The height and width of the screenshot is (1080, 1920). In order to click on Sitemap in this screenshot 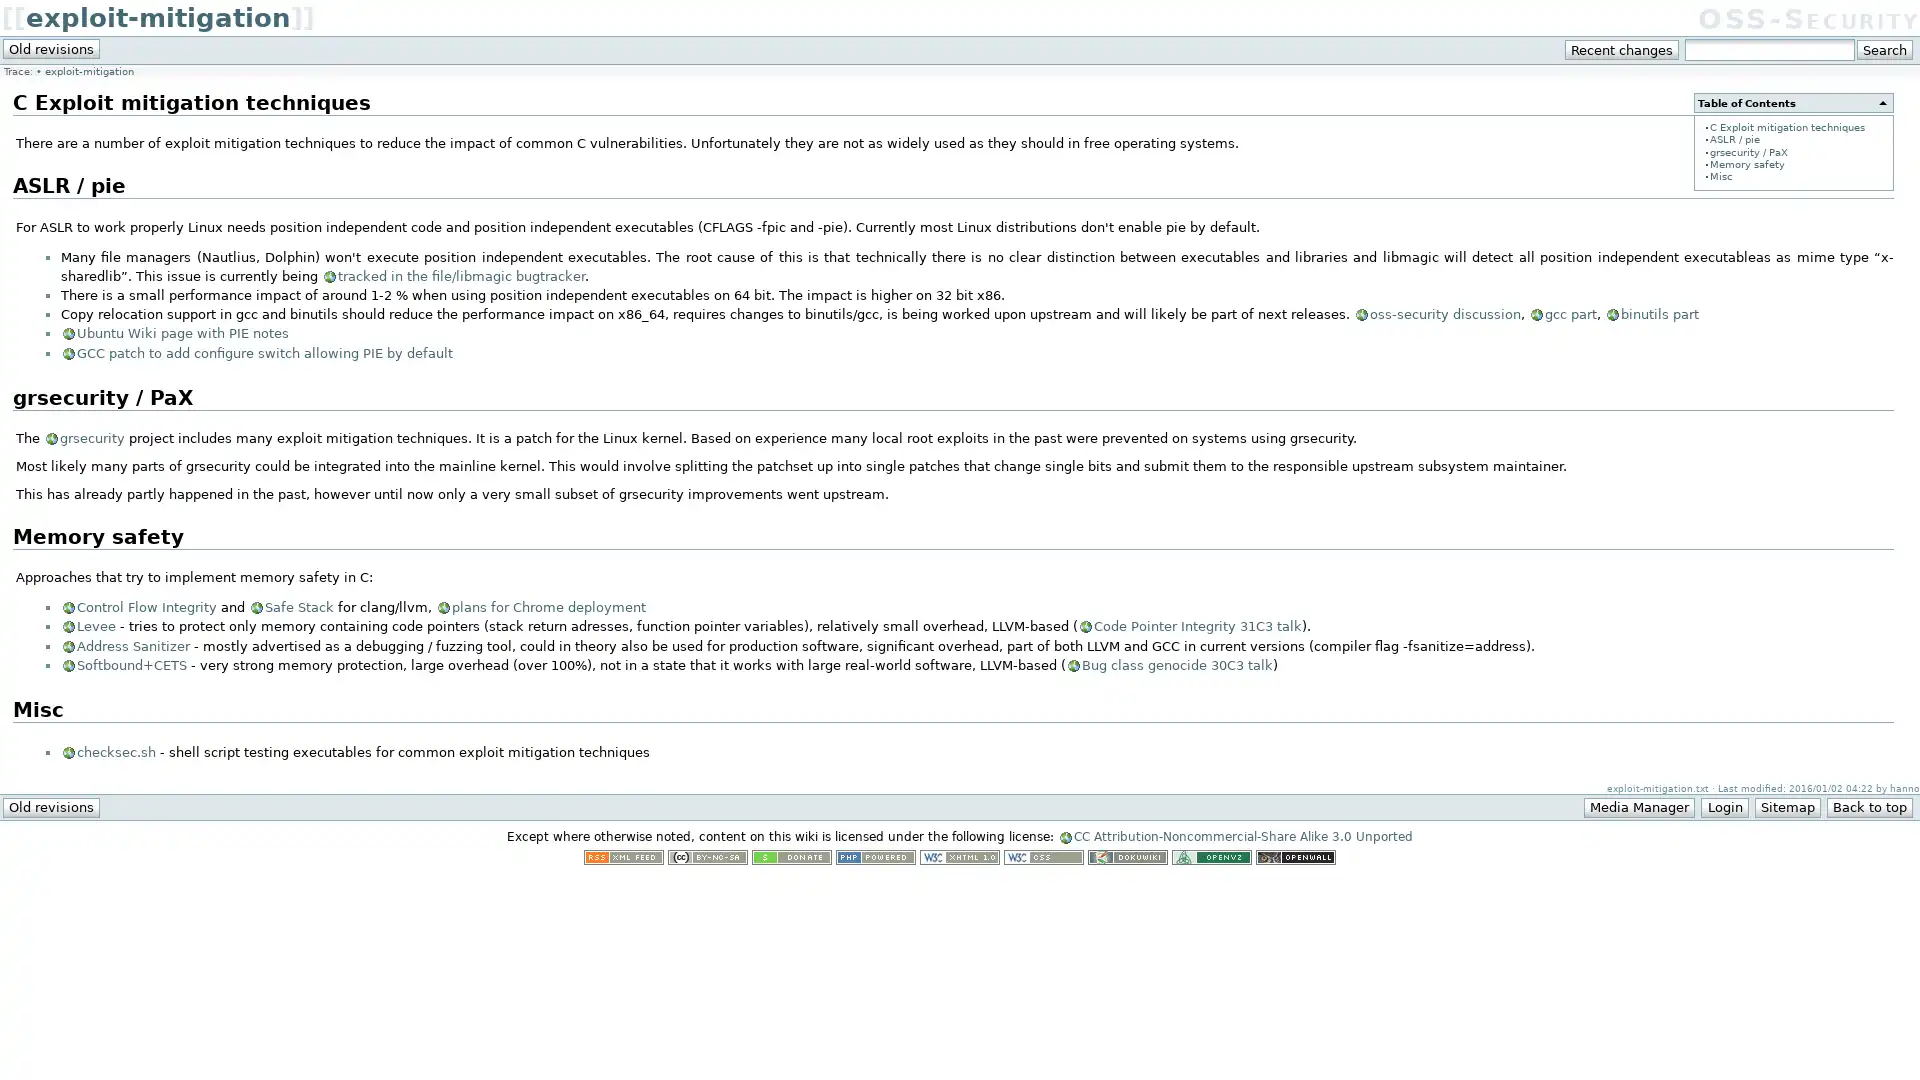, I will do `click(1786, 805)`.